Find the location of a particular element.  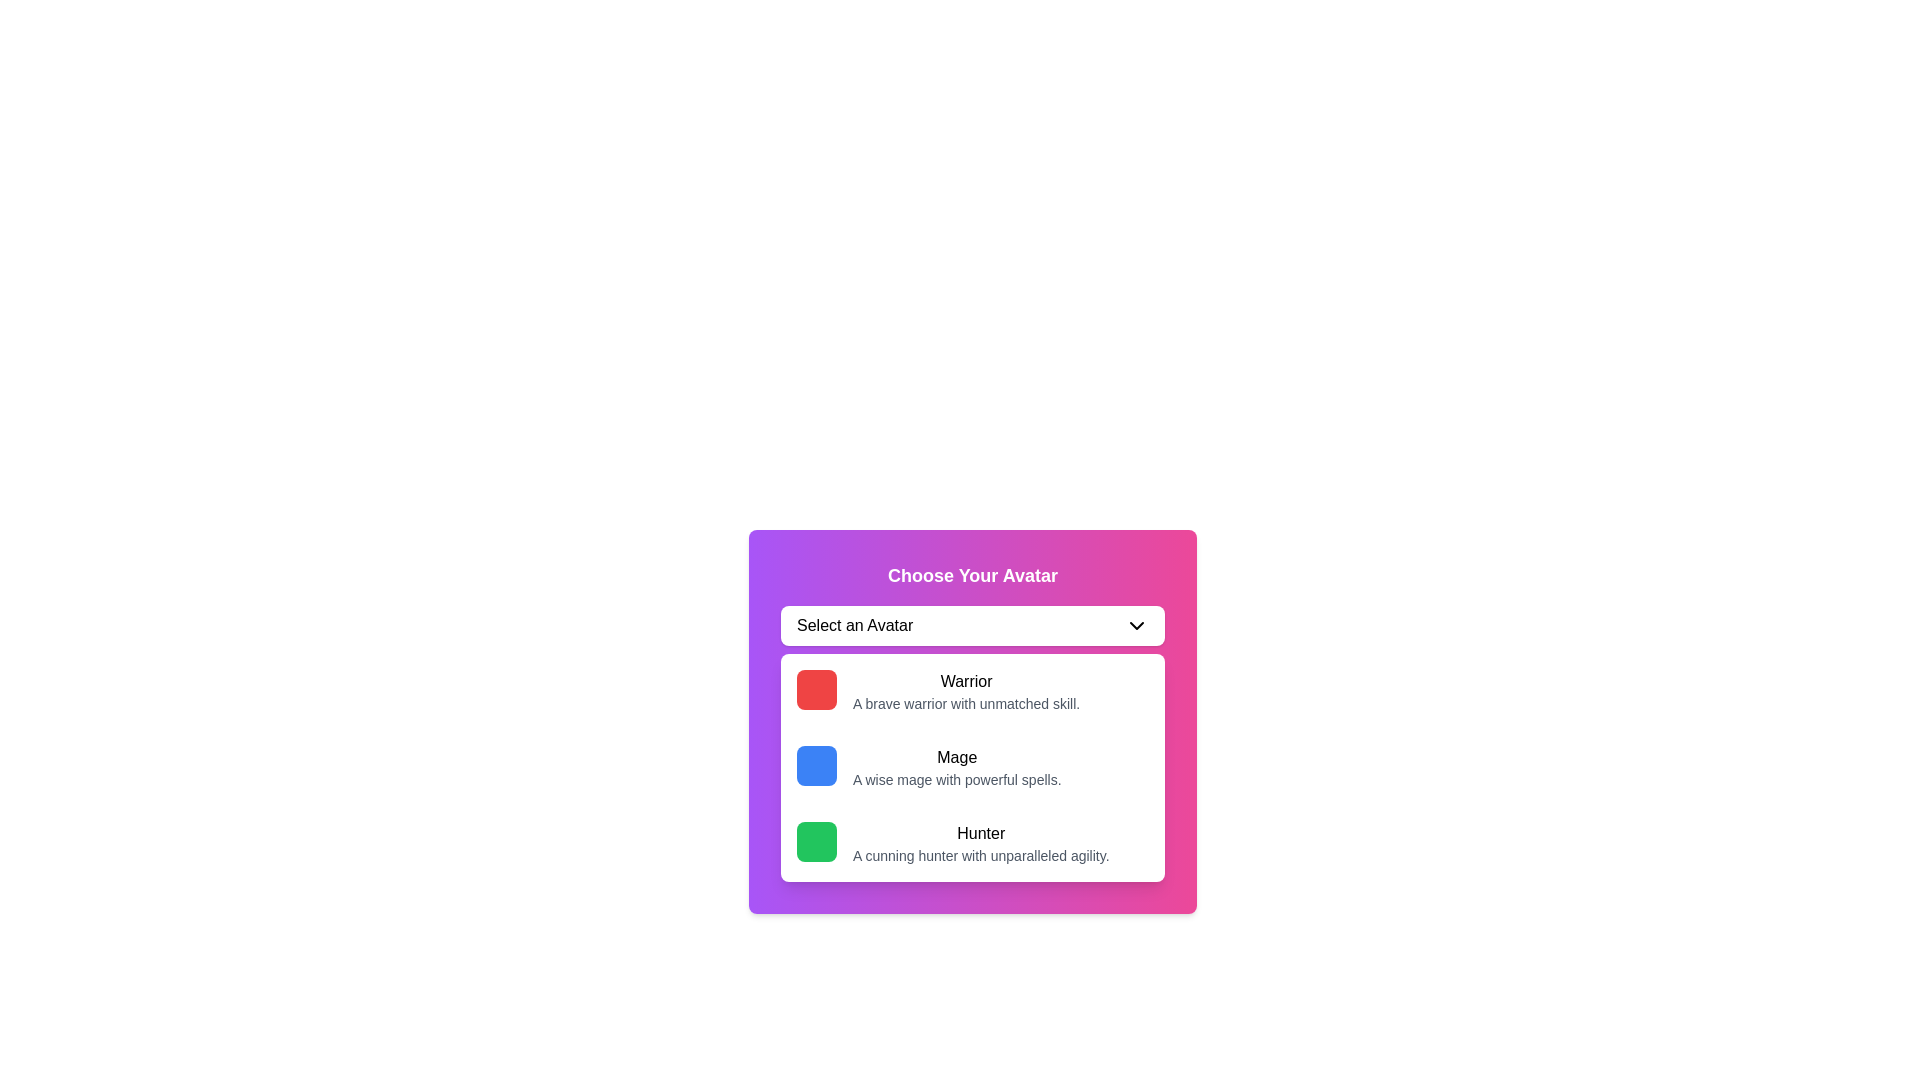

the 'Warrior' avatar option in the dropdown section is located at coordinates (966, 690).